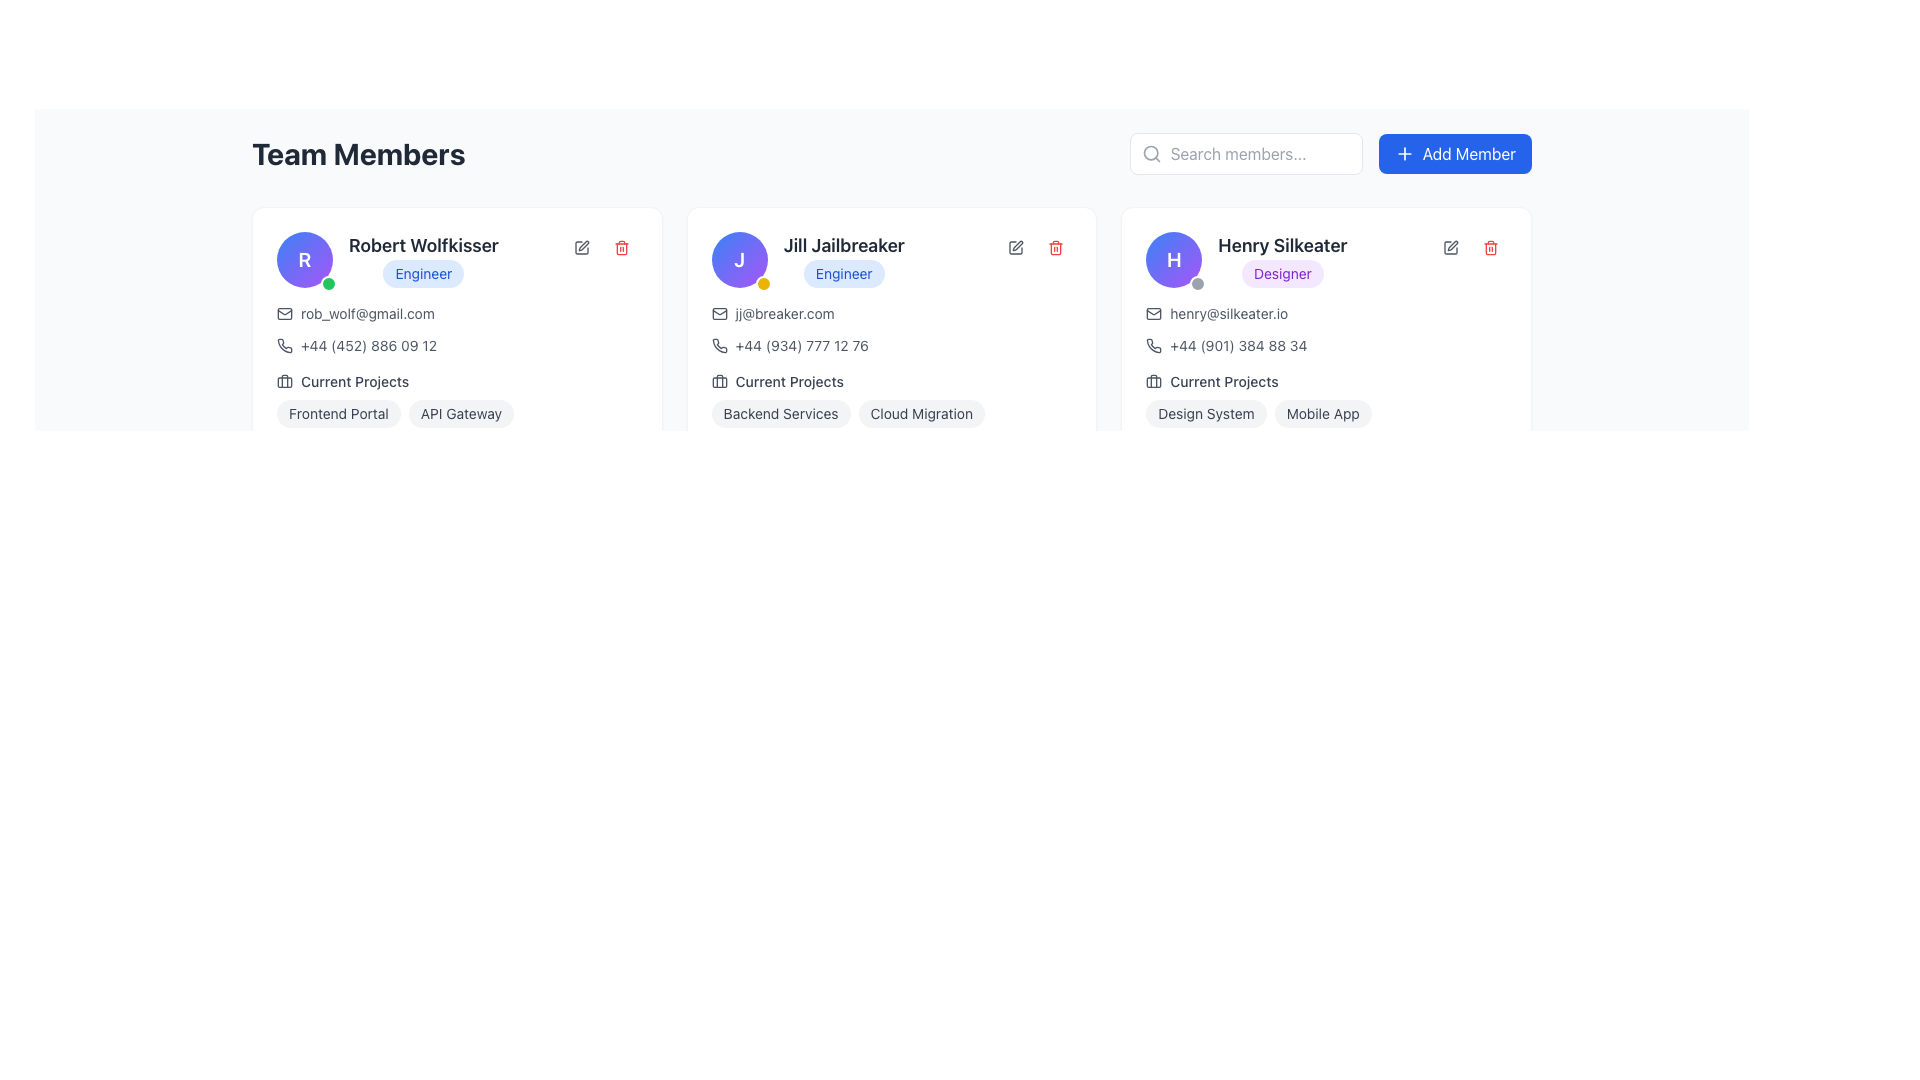 The image size is (1920, 1080). Describe the element at coordinates (1323, 412) in the screenshot. I see `the non-interactive label indicating 'Mobile App' associated with user 'Henry Silkeater', located to the right of the 'Design System' tag in the 'Current Projects' section` at that location.